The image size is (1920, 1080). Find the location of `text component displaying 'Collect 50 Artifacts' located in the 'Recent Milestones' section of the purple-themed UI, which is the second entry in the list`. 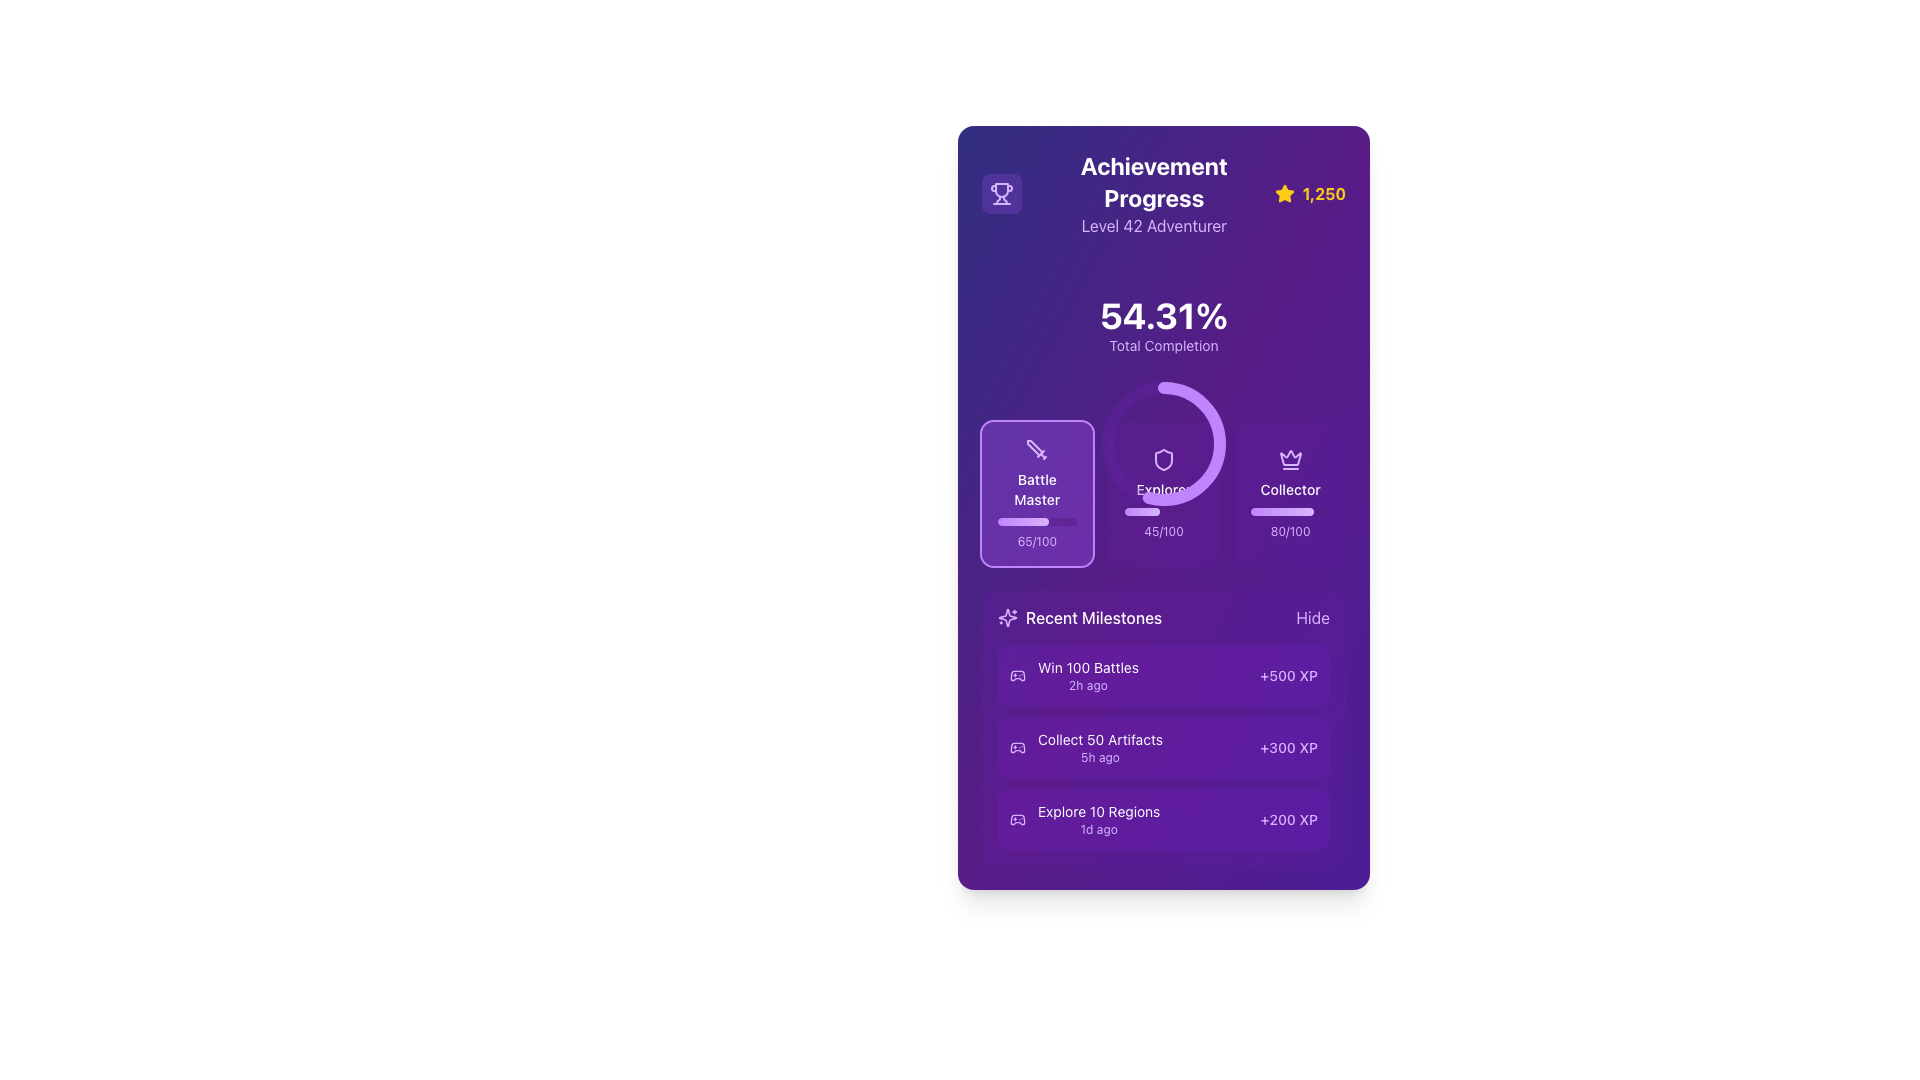

text component displaying 'Collect 50 Artifacts' located in the 'Recent Milestones' section of the purple-themed UI, which is the second entry in the list is located at coordinates (1099, 740).